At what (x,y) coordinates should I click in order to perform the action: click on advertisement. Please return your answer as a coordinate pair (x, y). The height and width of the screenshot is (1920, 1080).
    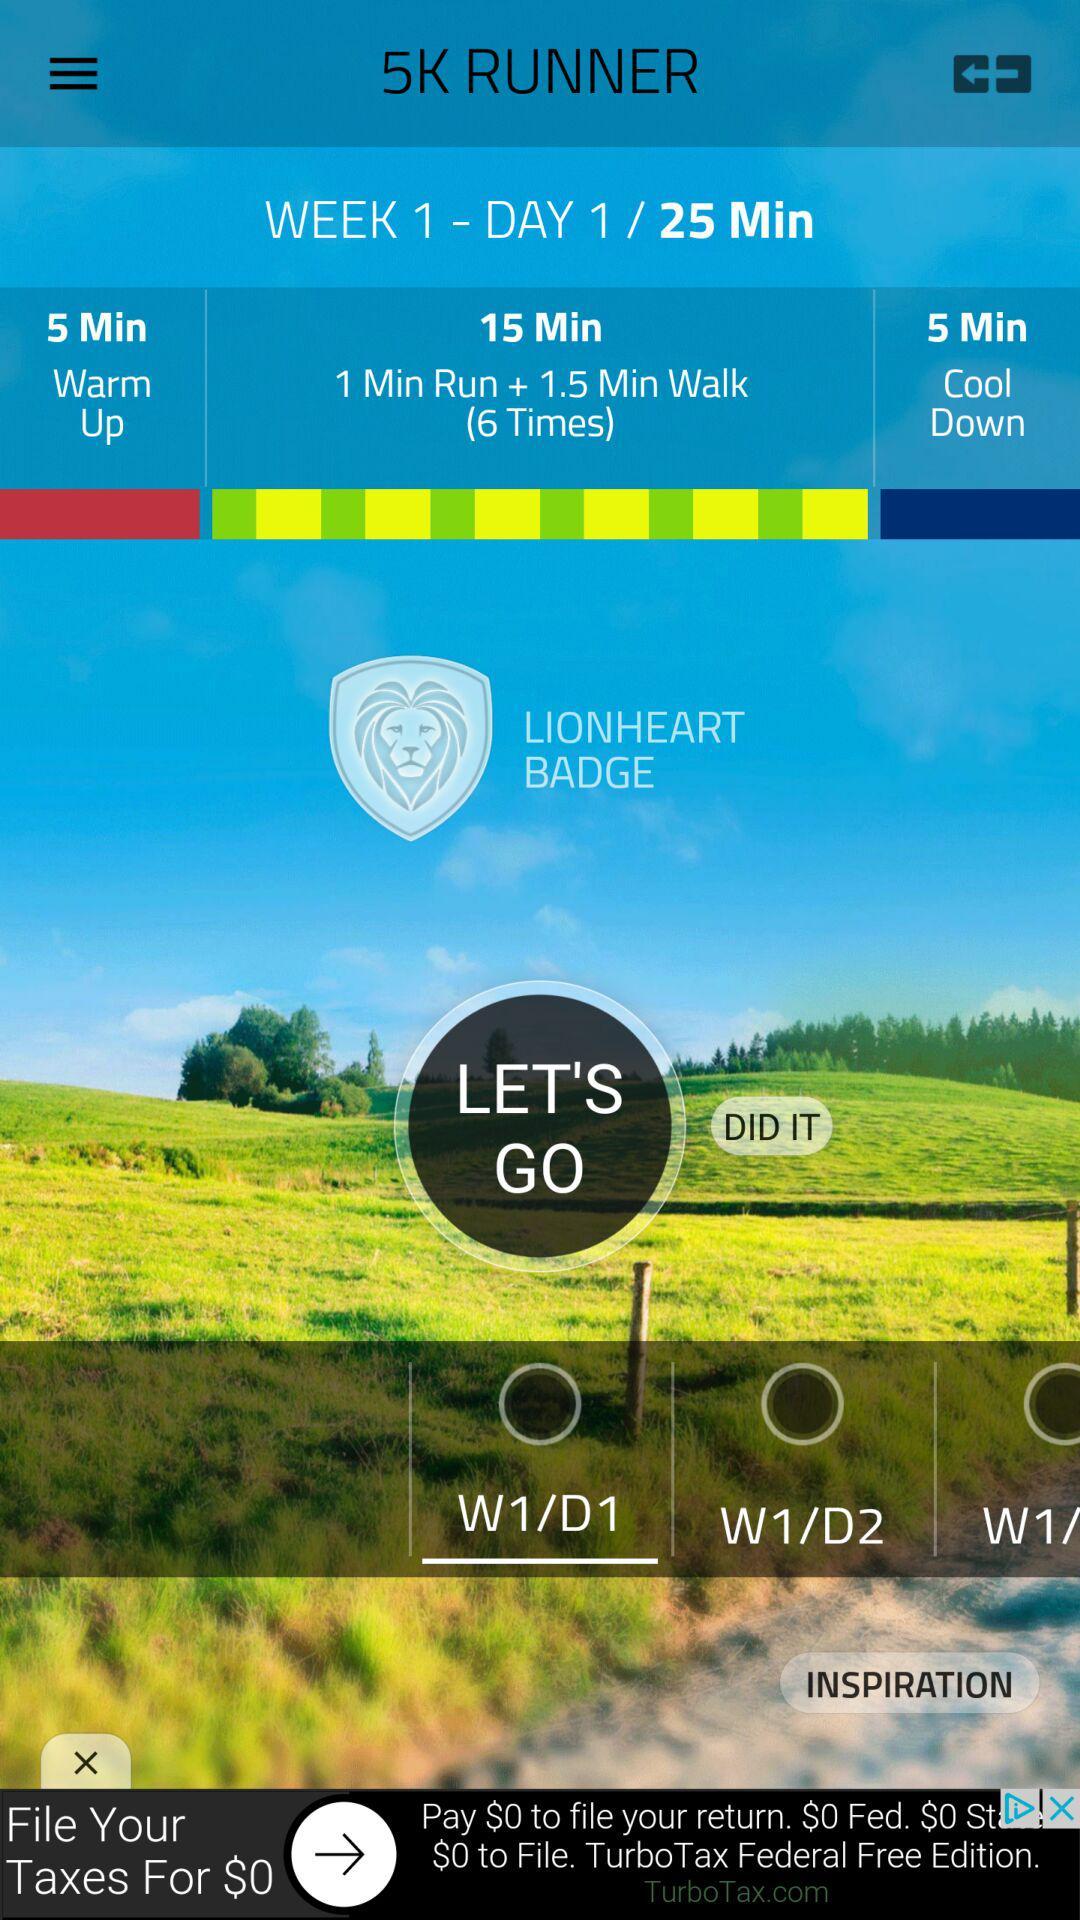
    Looking at the image, I should click on (540, 1853).